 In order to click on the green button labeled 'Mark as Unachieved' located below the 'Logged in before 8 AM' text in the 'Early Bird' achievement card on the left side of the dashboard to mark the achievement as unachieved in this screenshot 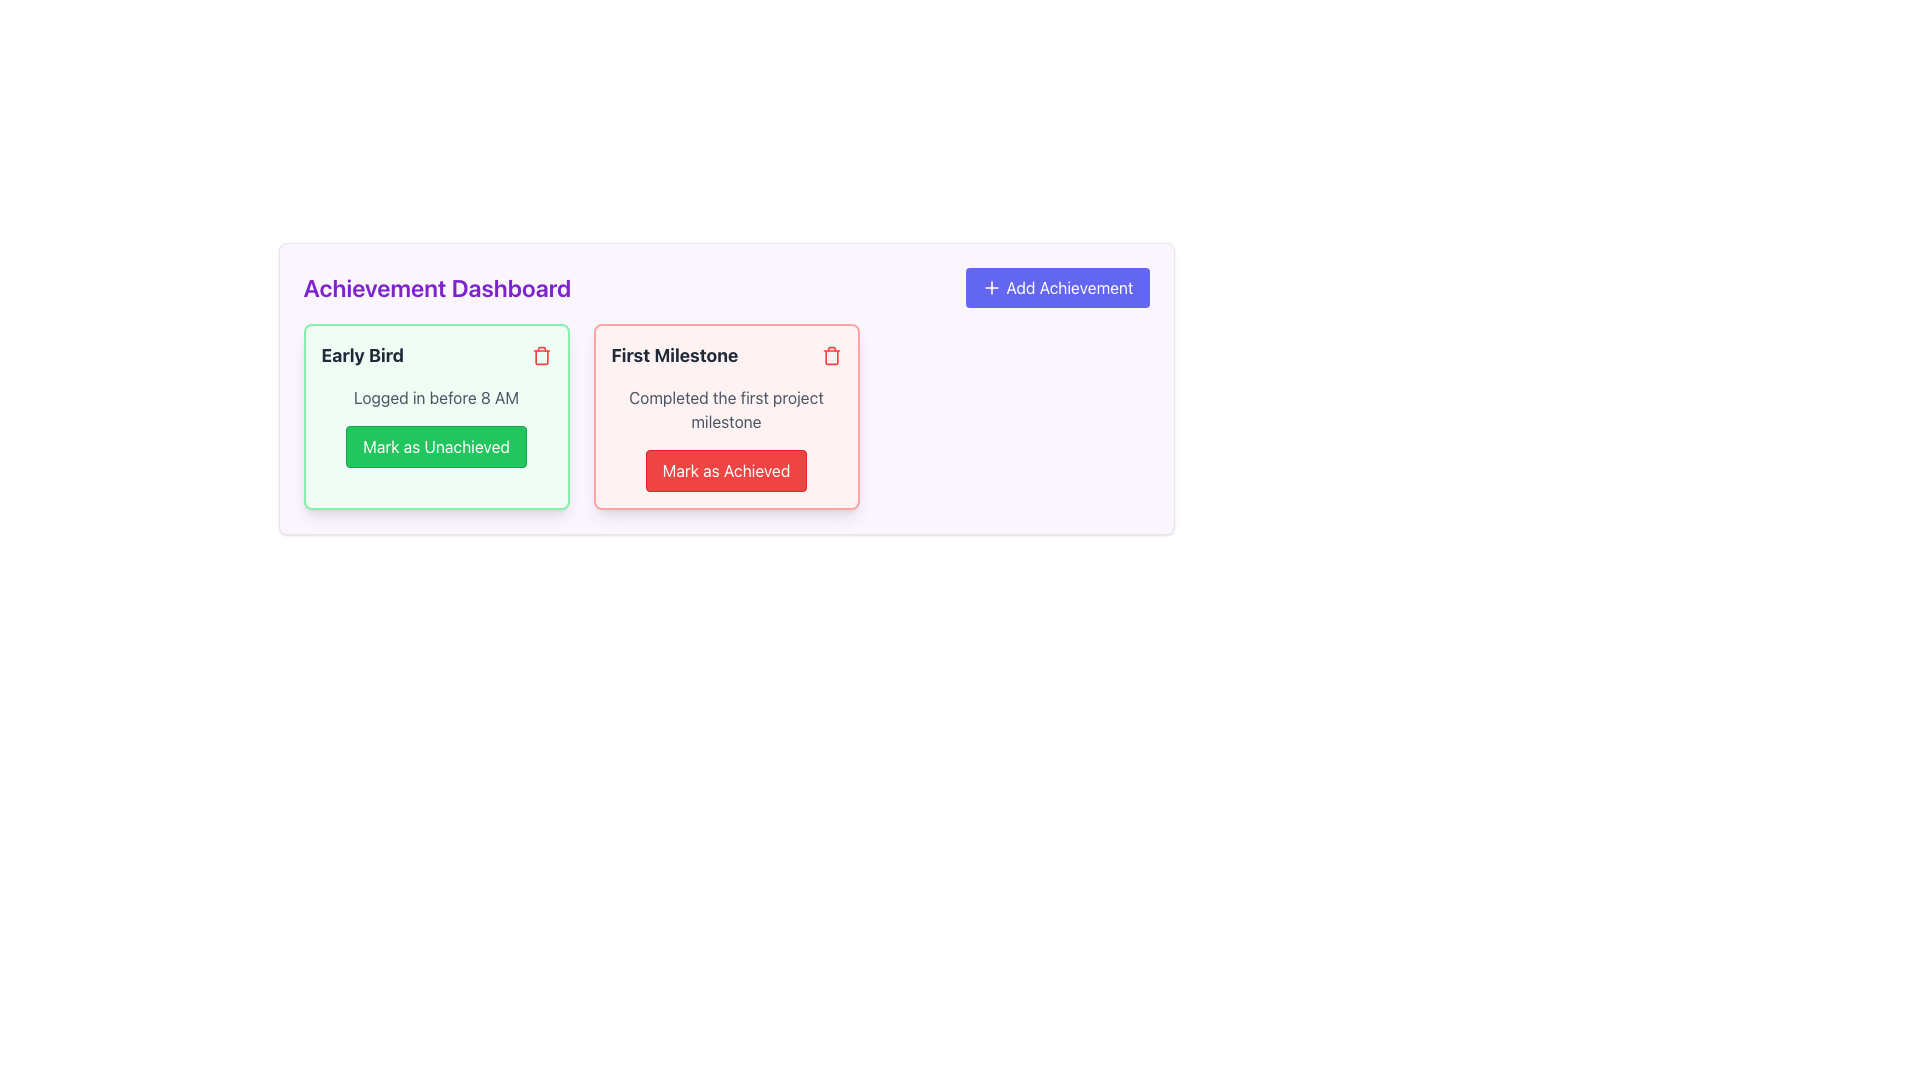, I will do `click(435, 446)`.